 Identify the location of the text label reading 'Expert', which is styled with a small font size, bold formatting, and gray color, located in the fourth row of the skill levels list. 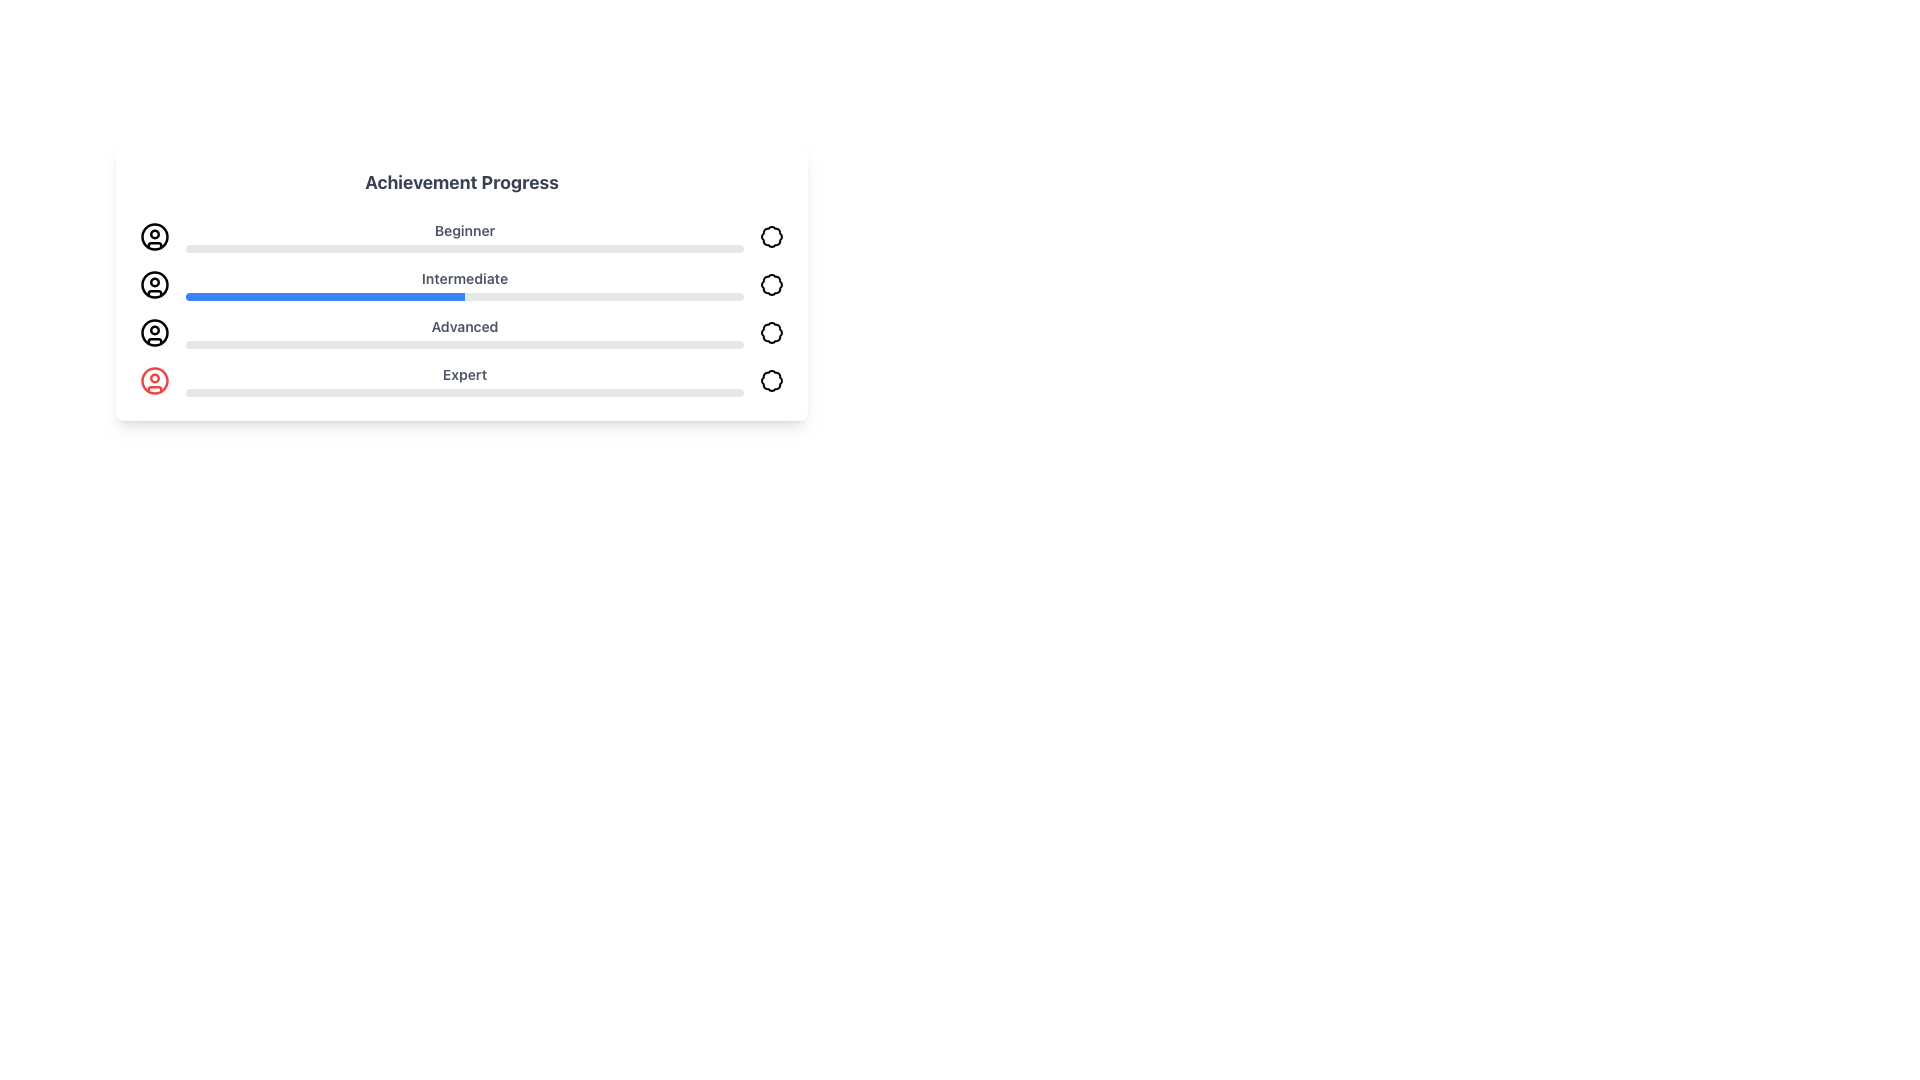
(464, 374).